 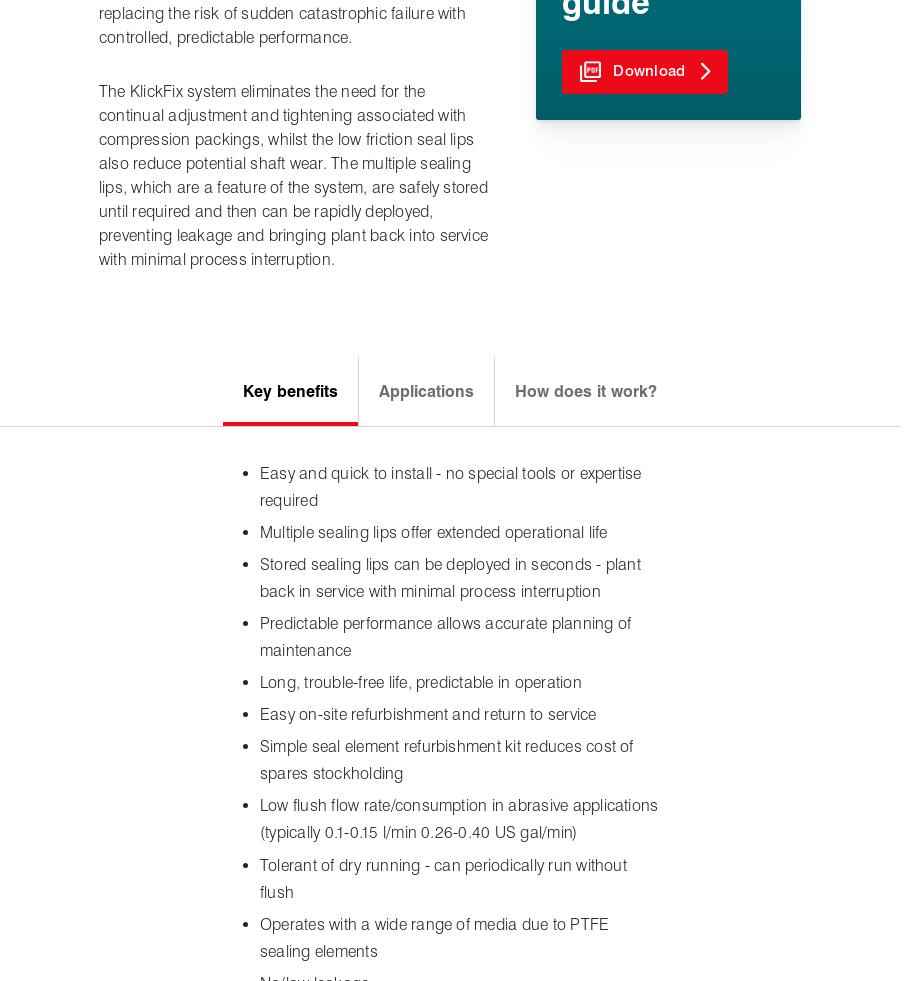 I want to click on 'Follow us', so click(x=635, y=864).